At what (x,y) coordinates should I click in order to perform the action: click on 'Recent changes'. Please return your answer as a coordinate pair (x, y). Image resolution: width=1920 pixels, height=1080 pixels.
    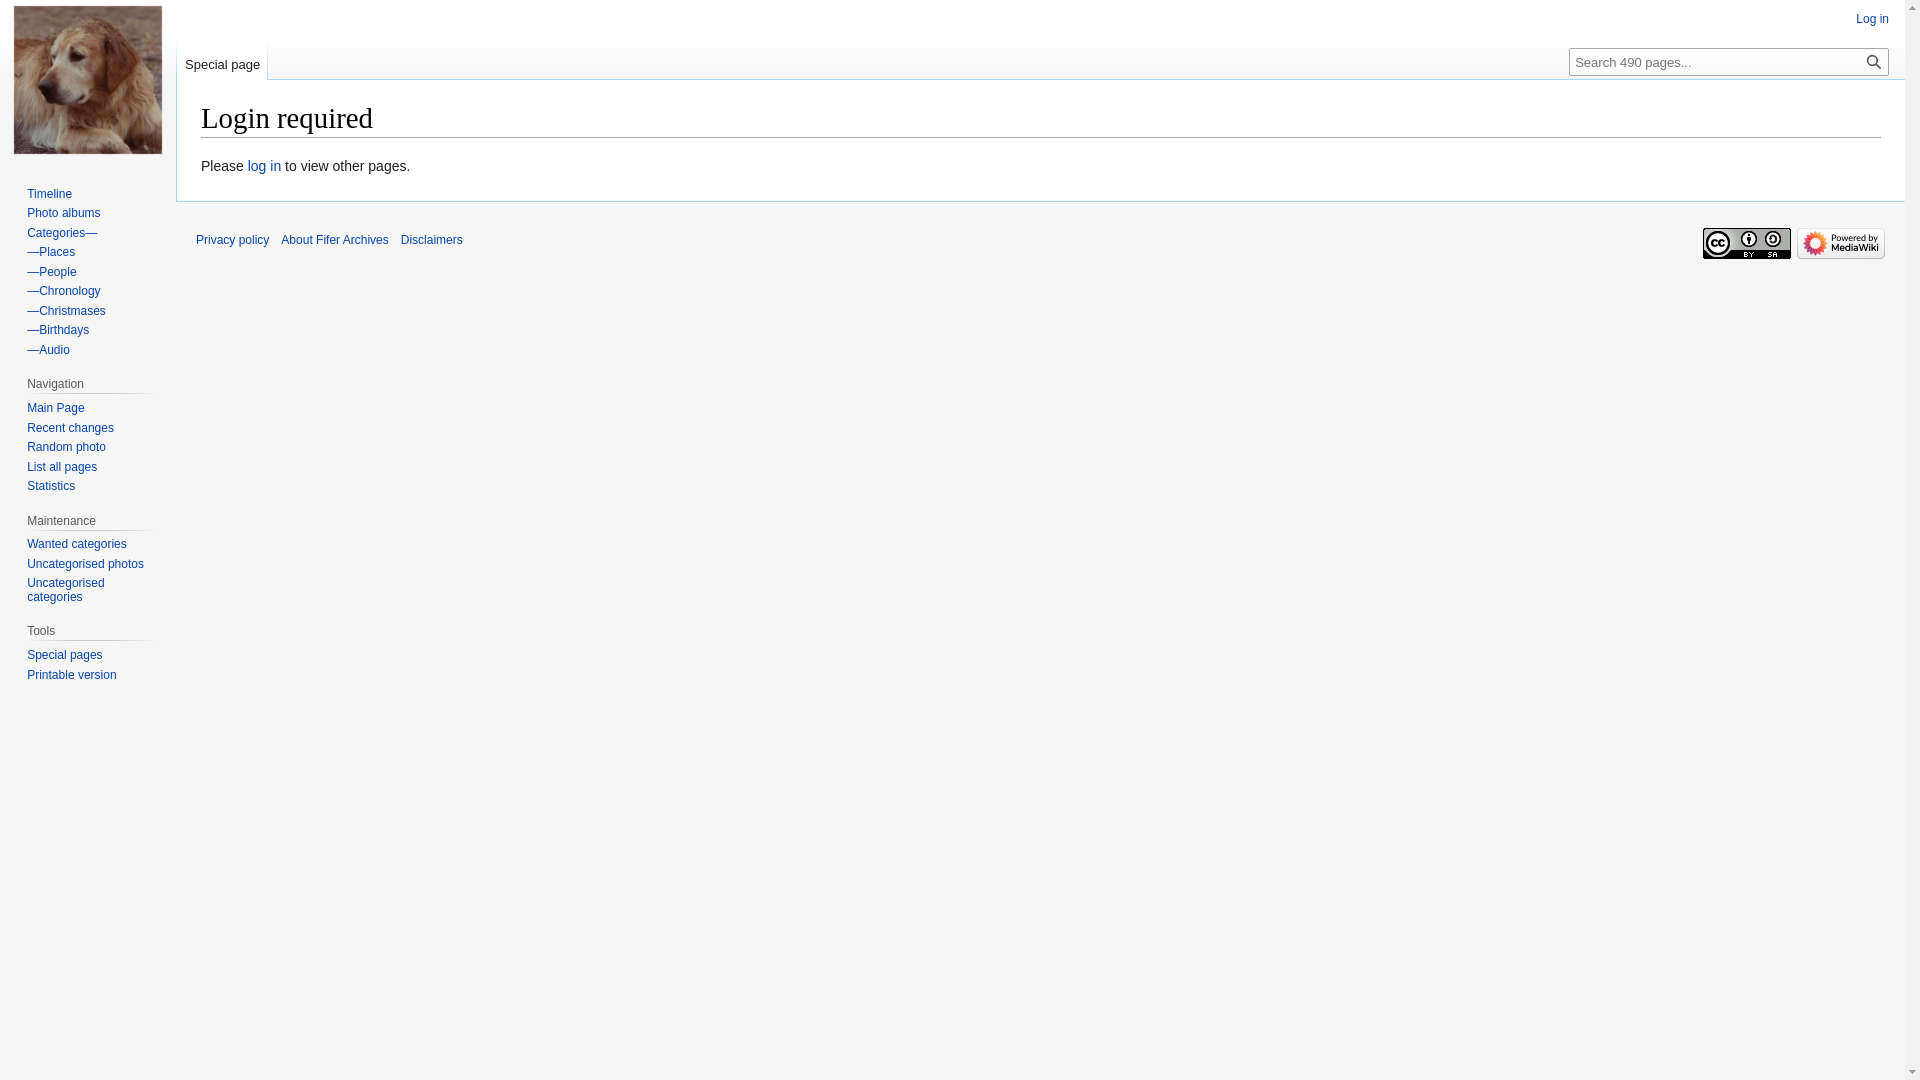
    Looking at the image, I should click on (70, 427).